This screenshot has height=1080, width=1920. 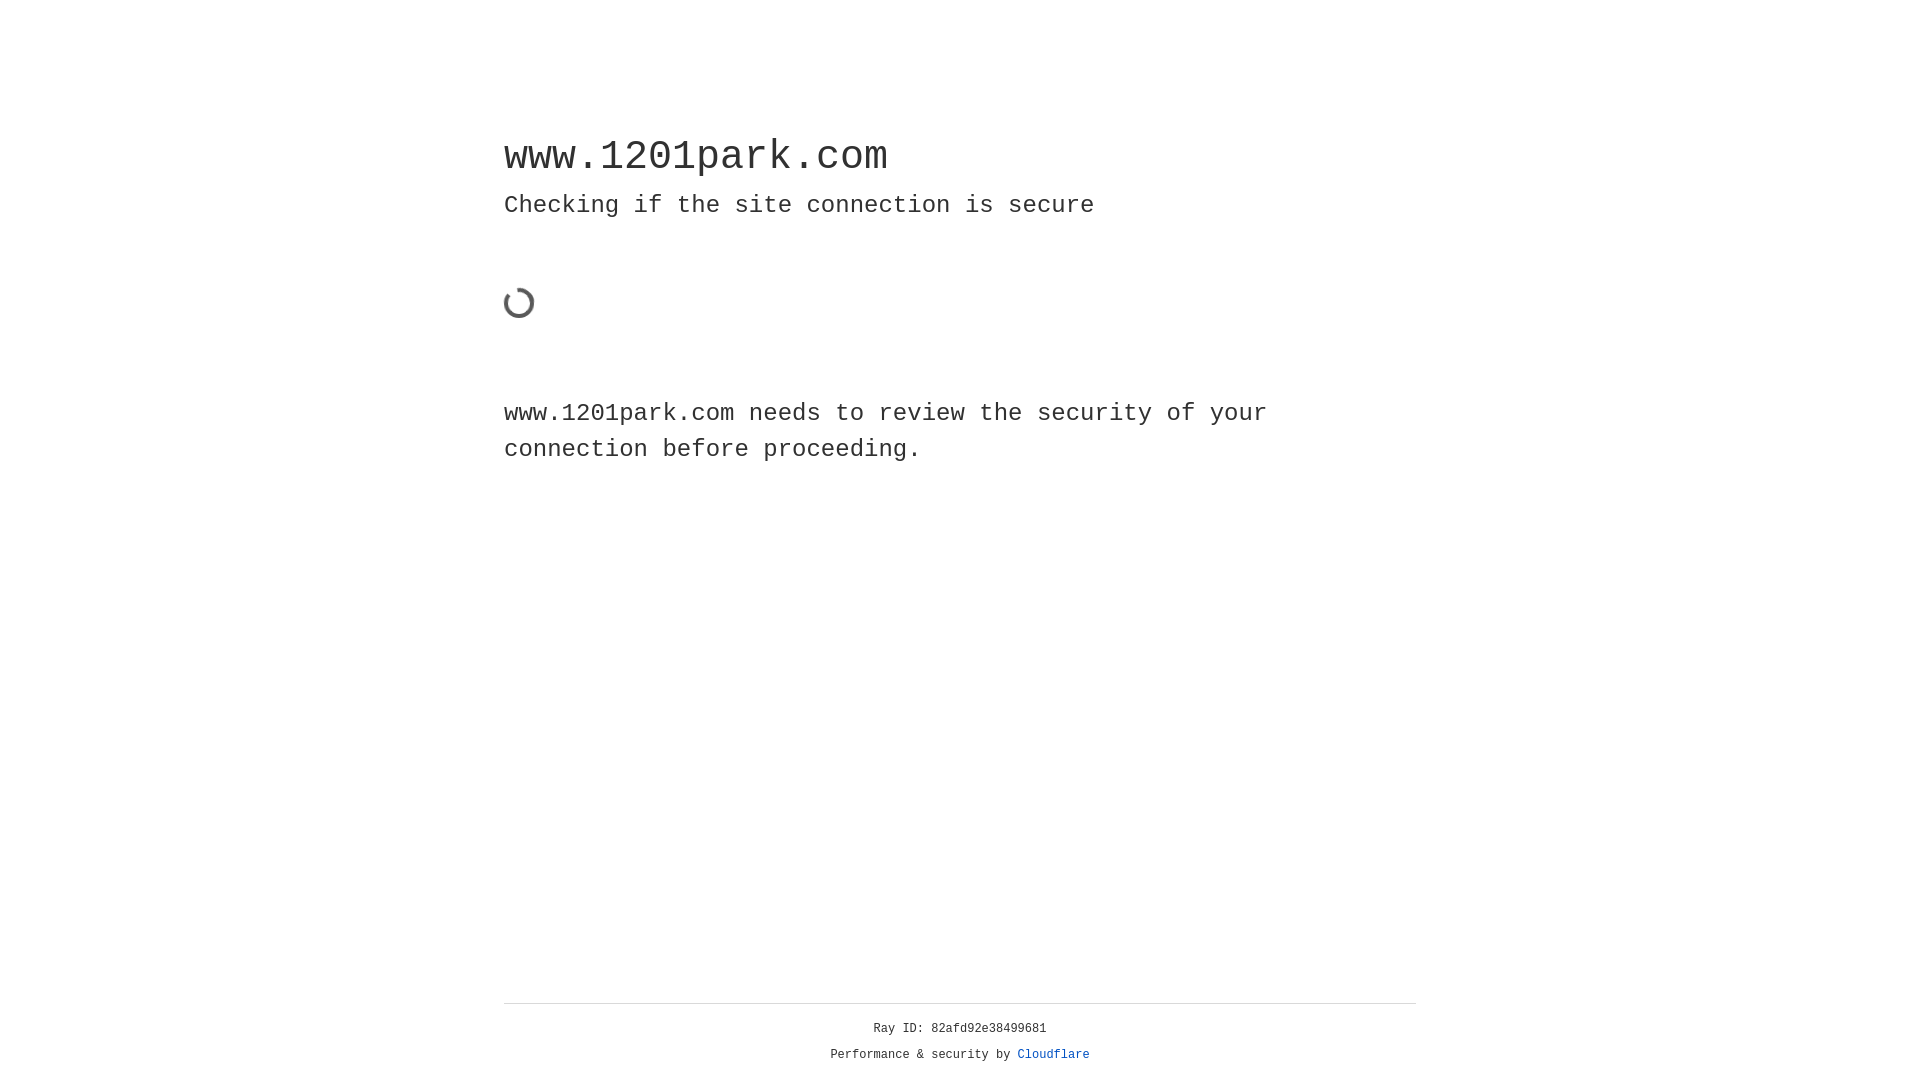 I want to click on 'Cloudflare', so click(x=1017, y=1054).